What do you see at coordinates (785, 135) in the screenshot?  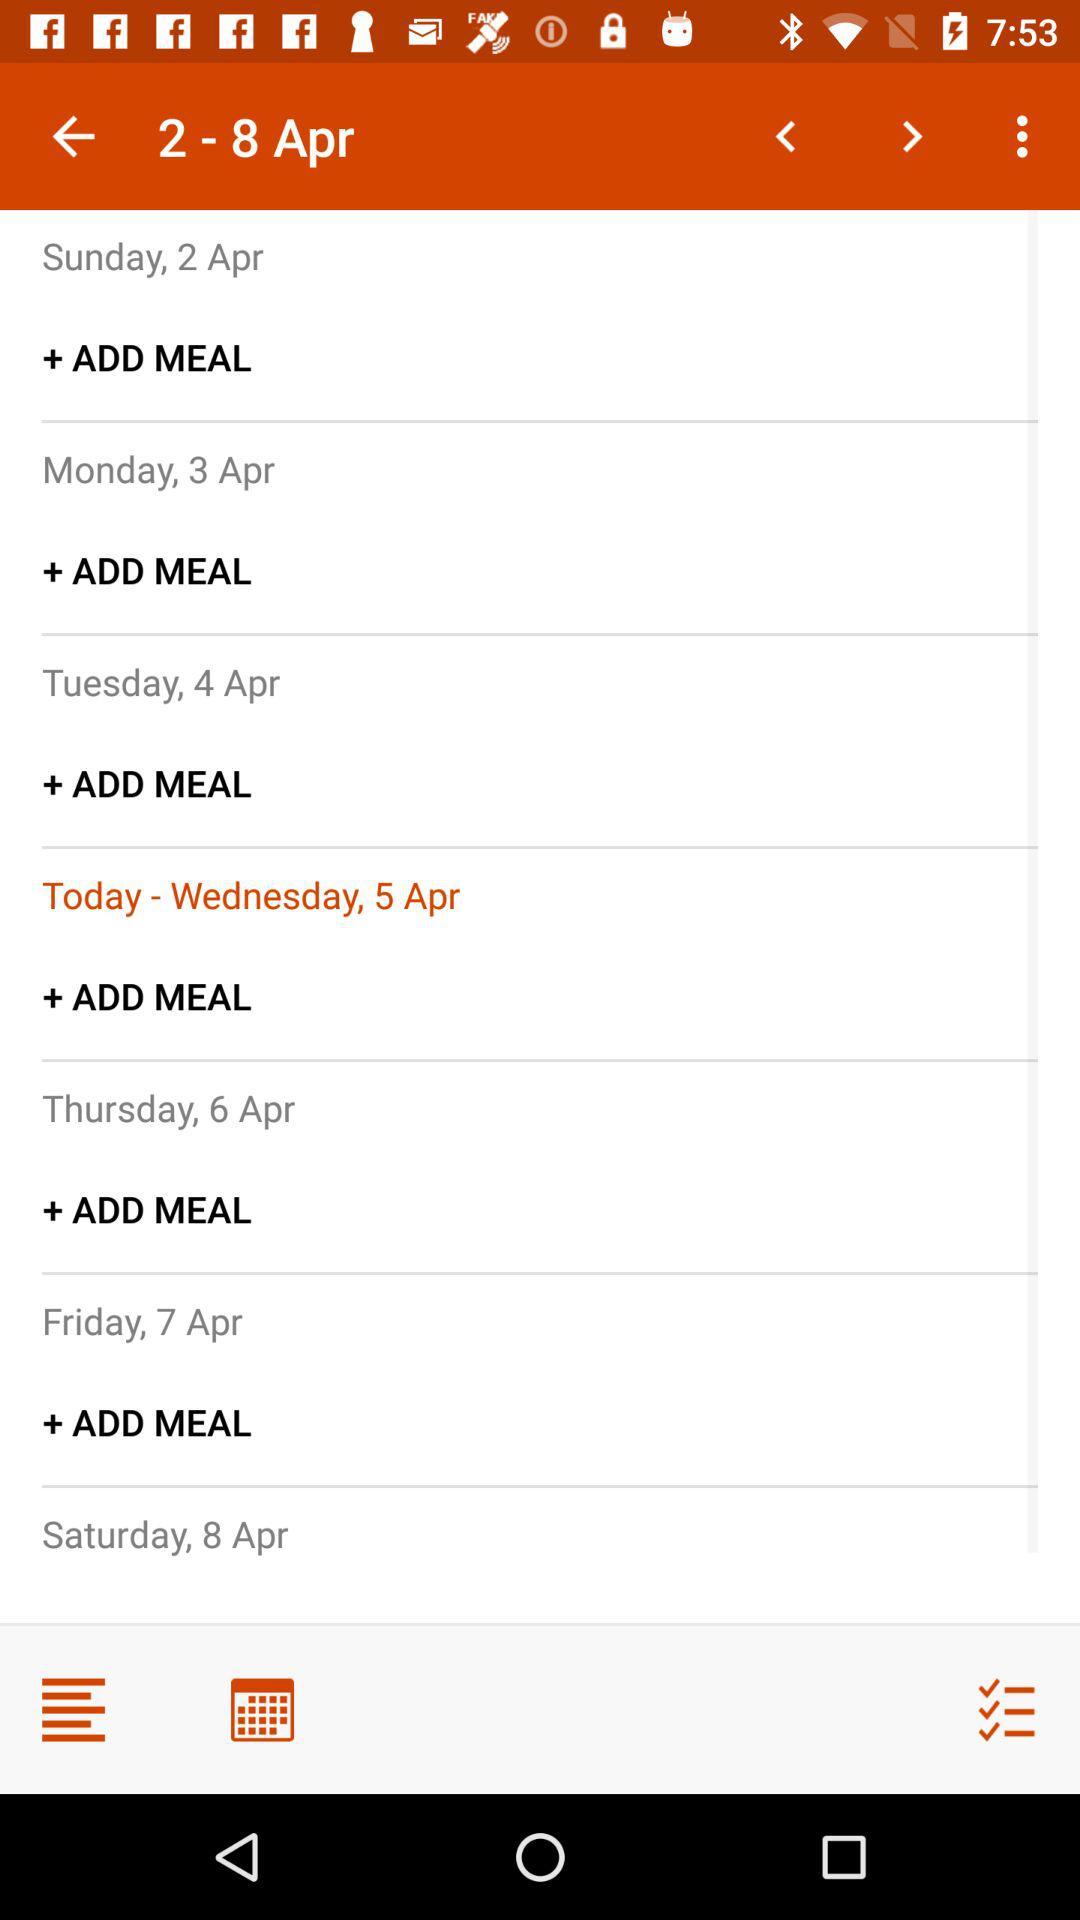 I see `previous` at bounding box center [785, 135].